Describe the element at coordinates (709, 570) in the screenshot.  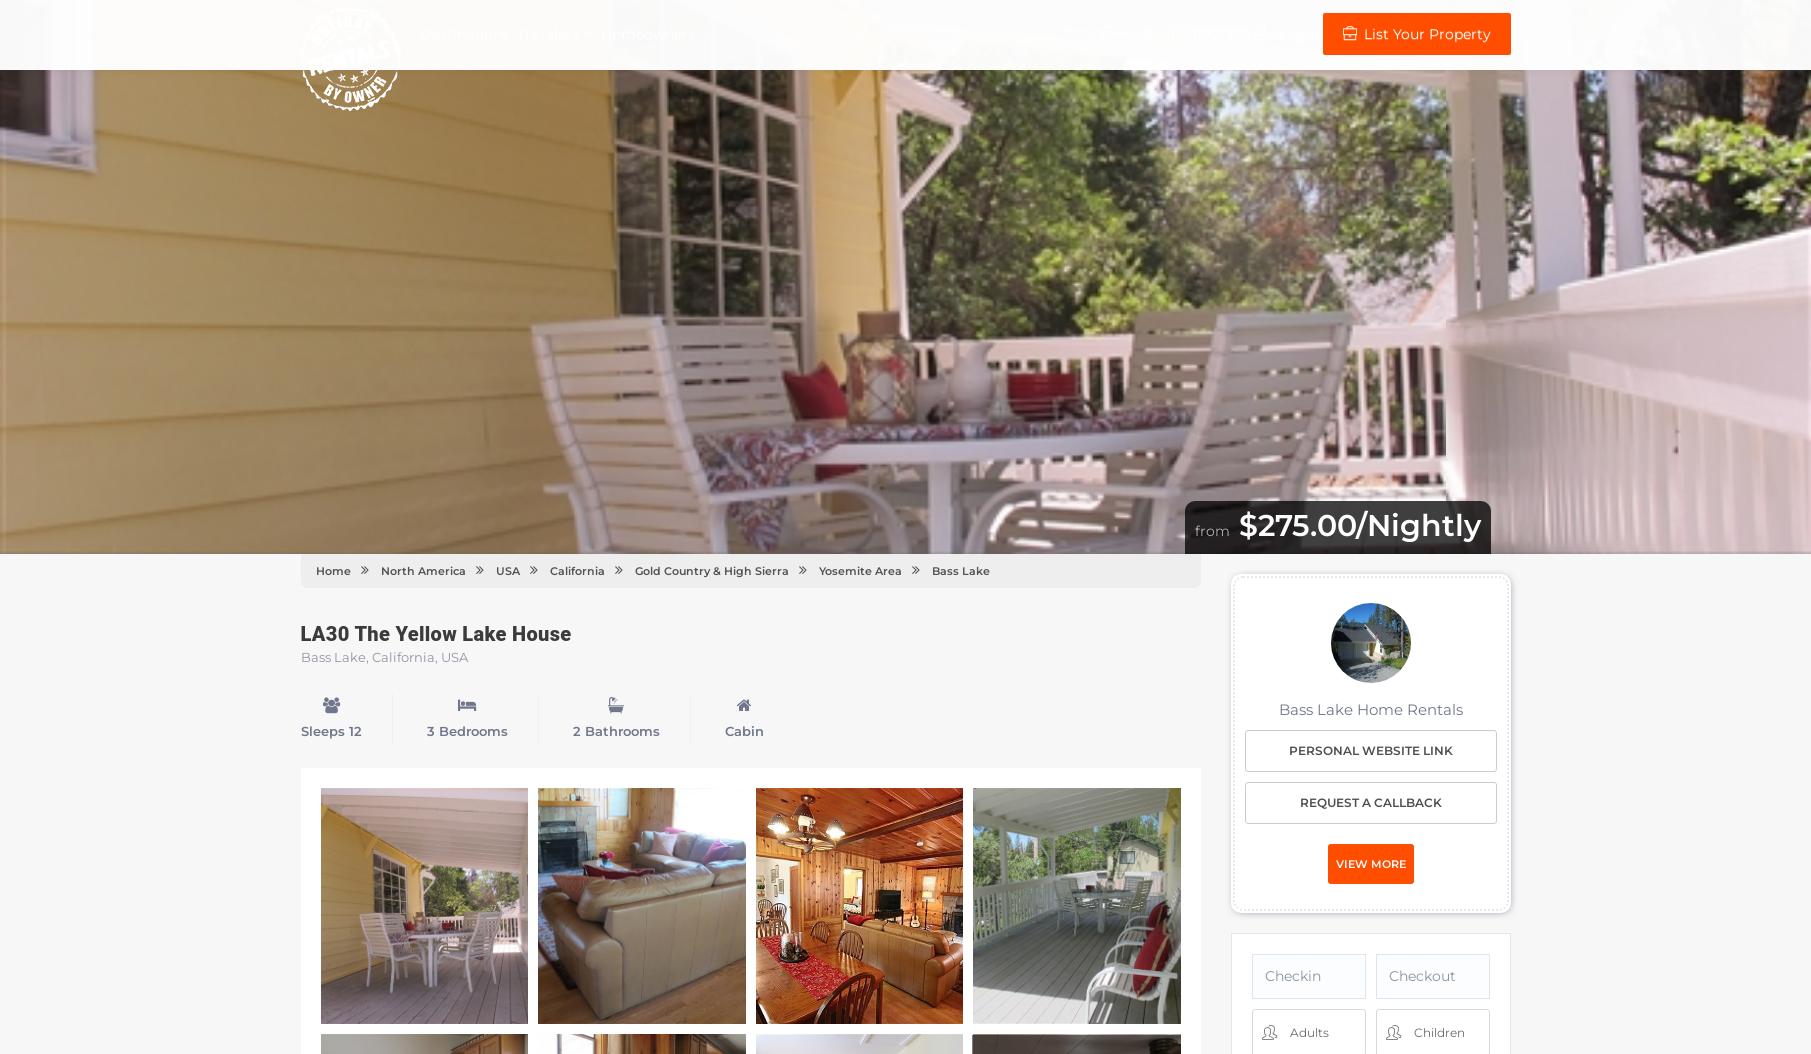
I see `'Gold Country & High Sierra'` at that location.